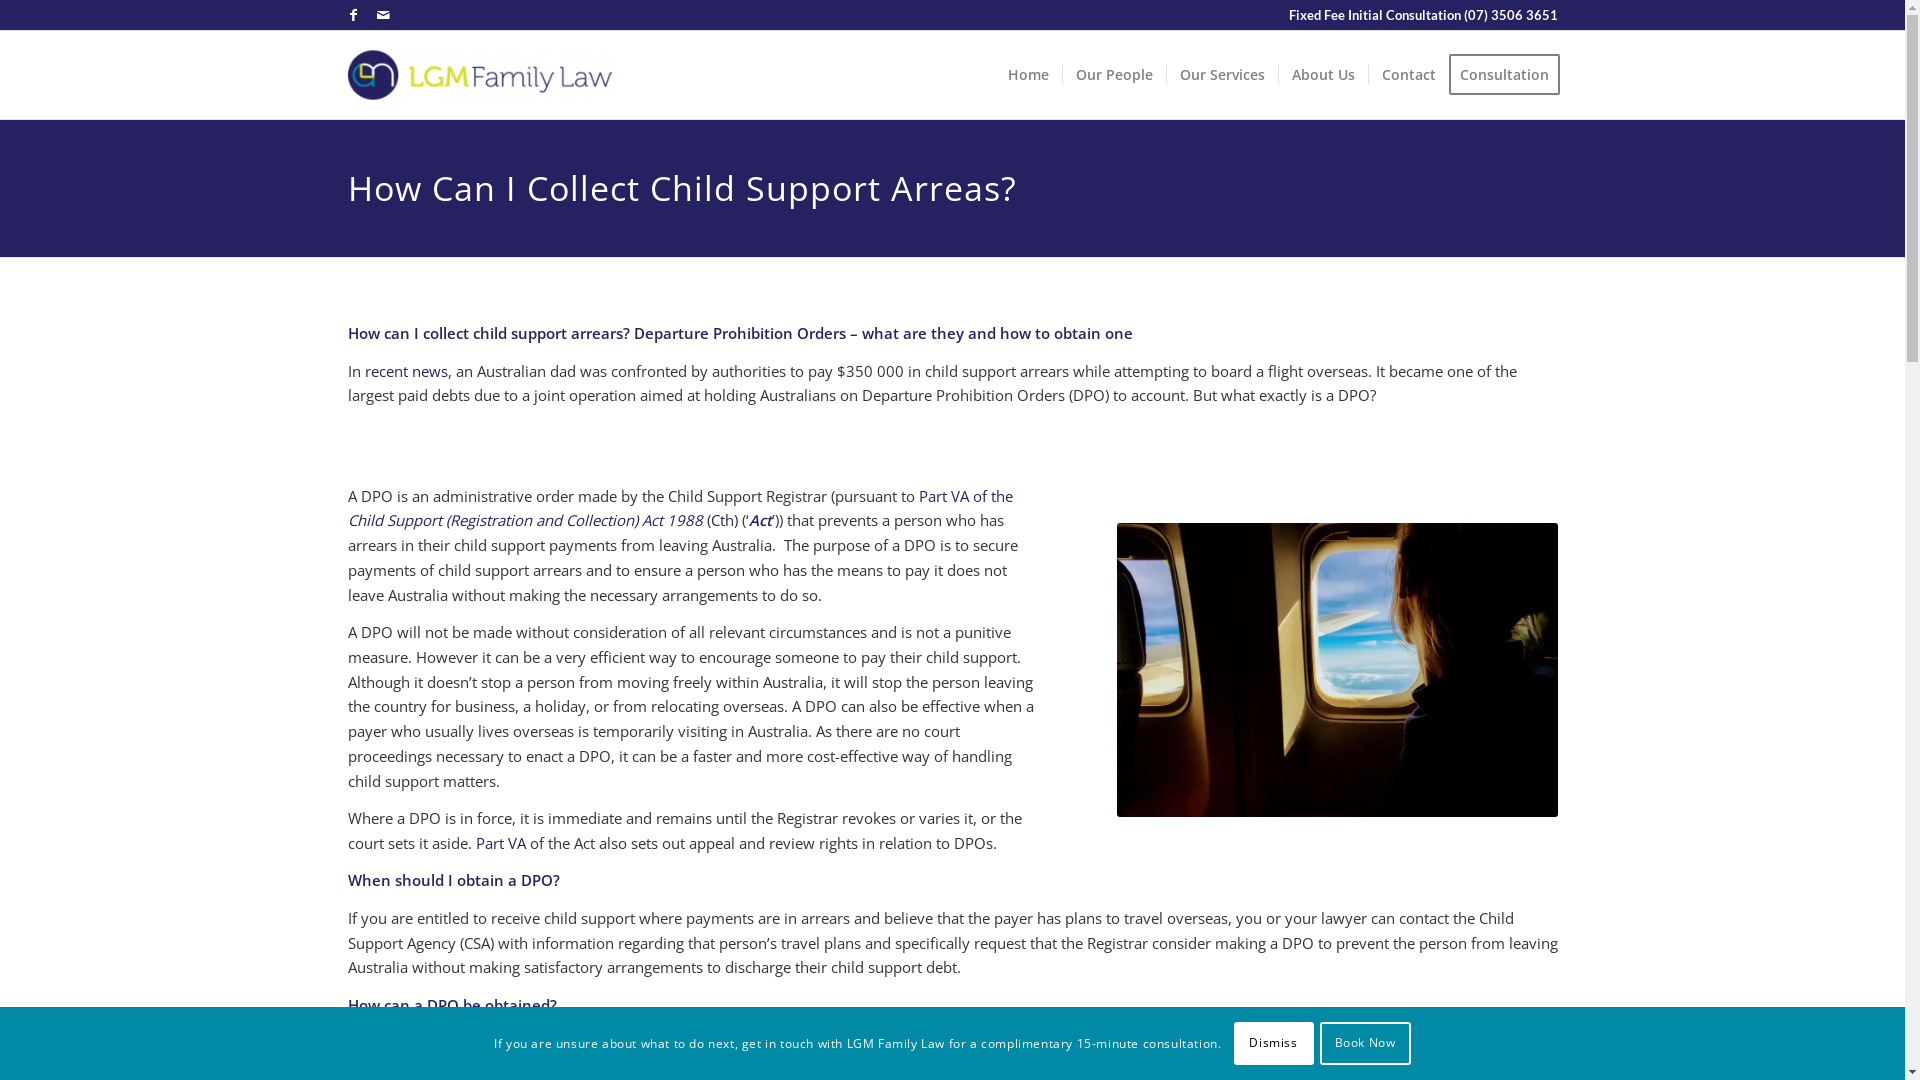 The width and height of the screenshot is (1920, 1080). What do you see at coordinates (480, 73) in the screenshot?
I see `'LGM-Family-Law-1'` at bounding box center [480, 73].